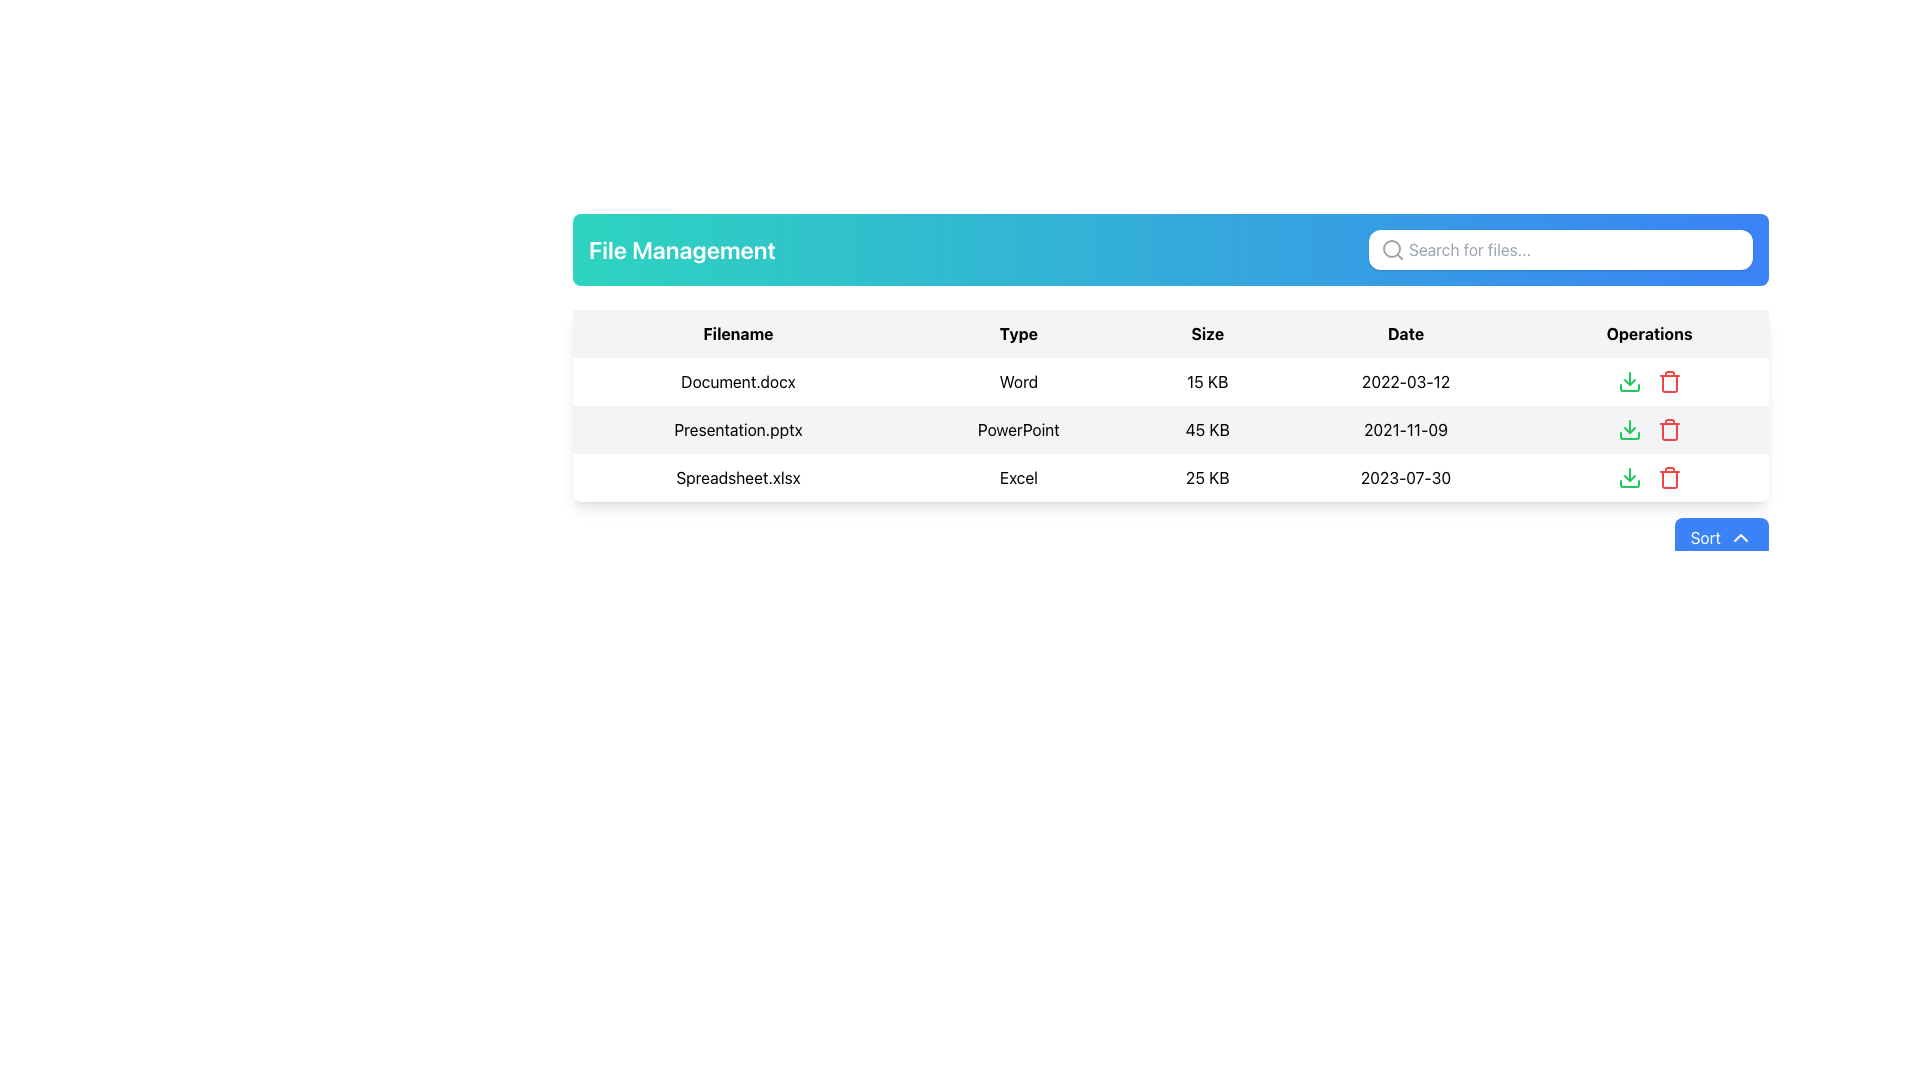 The image size is (1920, 1080). Describe the element at coordinates (1629, 483) in the screenshot. I see `the bottom portion of the download icon in the 'Operations' column for 'Spreadsheet.xlsx' to initiate the download` at that location.